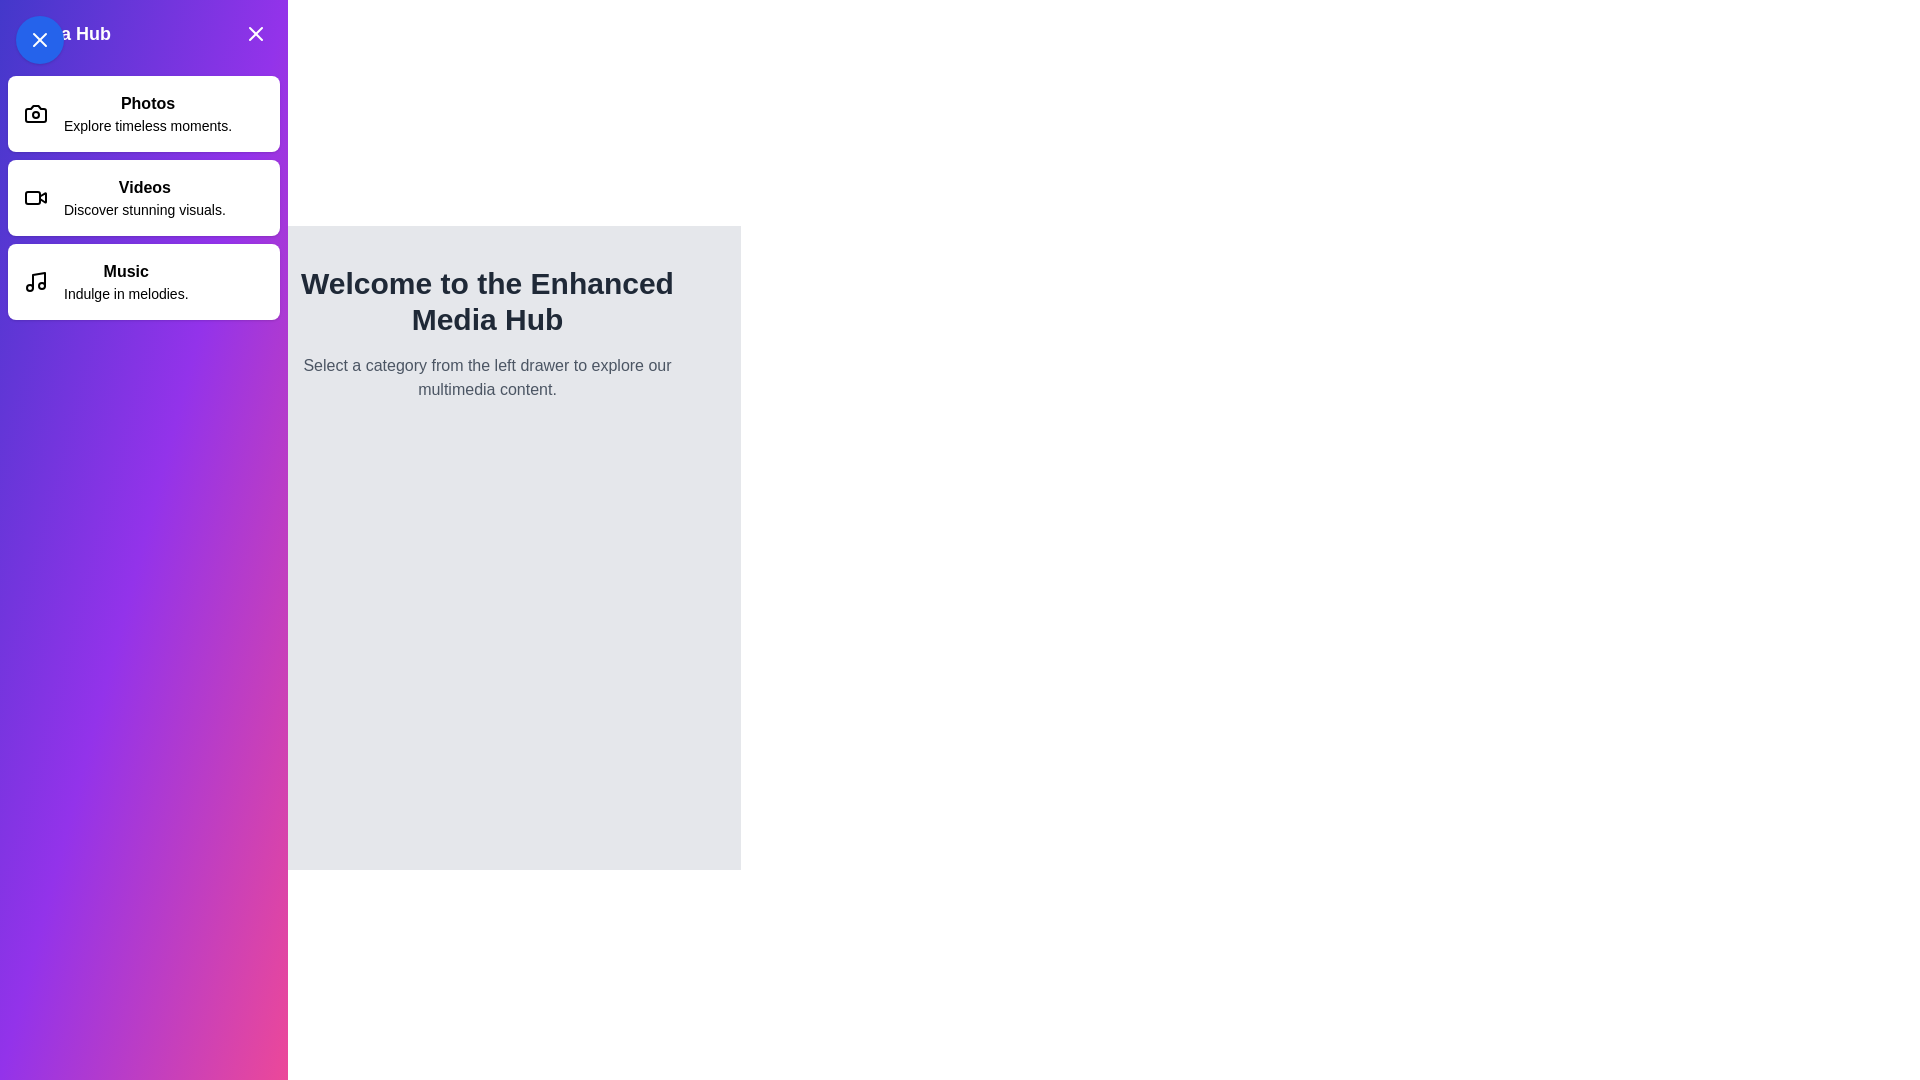 The image size is (1920, 1080). What do you see at coordinates (143, 197) in the screenshot?
I see `the media category Videos from the list` at bounding box center [143, 197].